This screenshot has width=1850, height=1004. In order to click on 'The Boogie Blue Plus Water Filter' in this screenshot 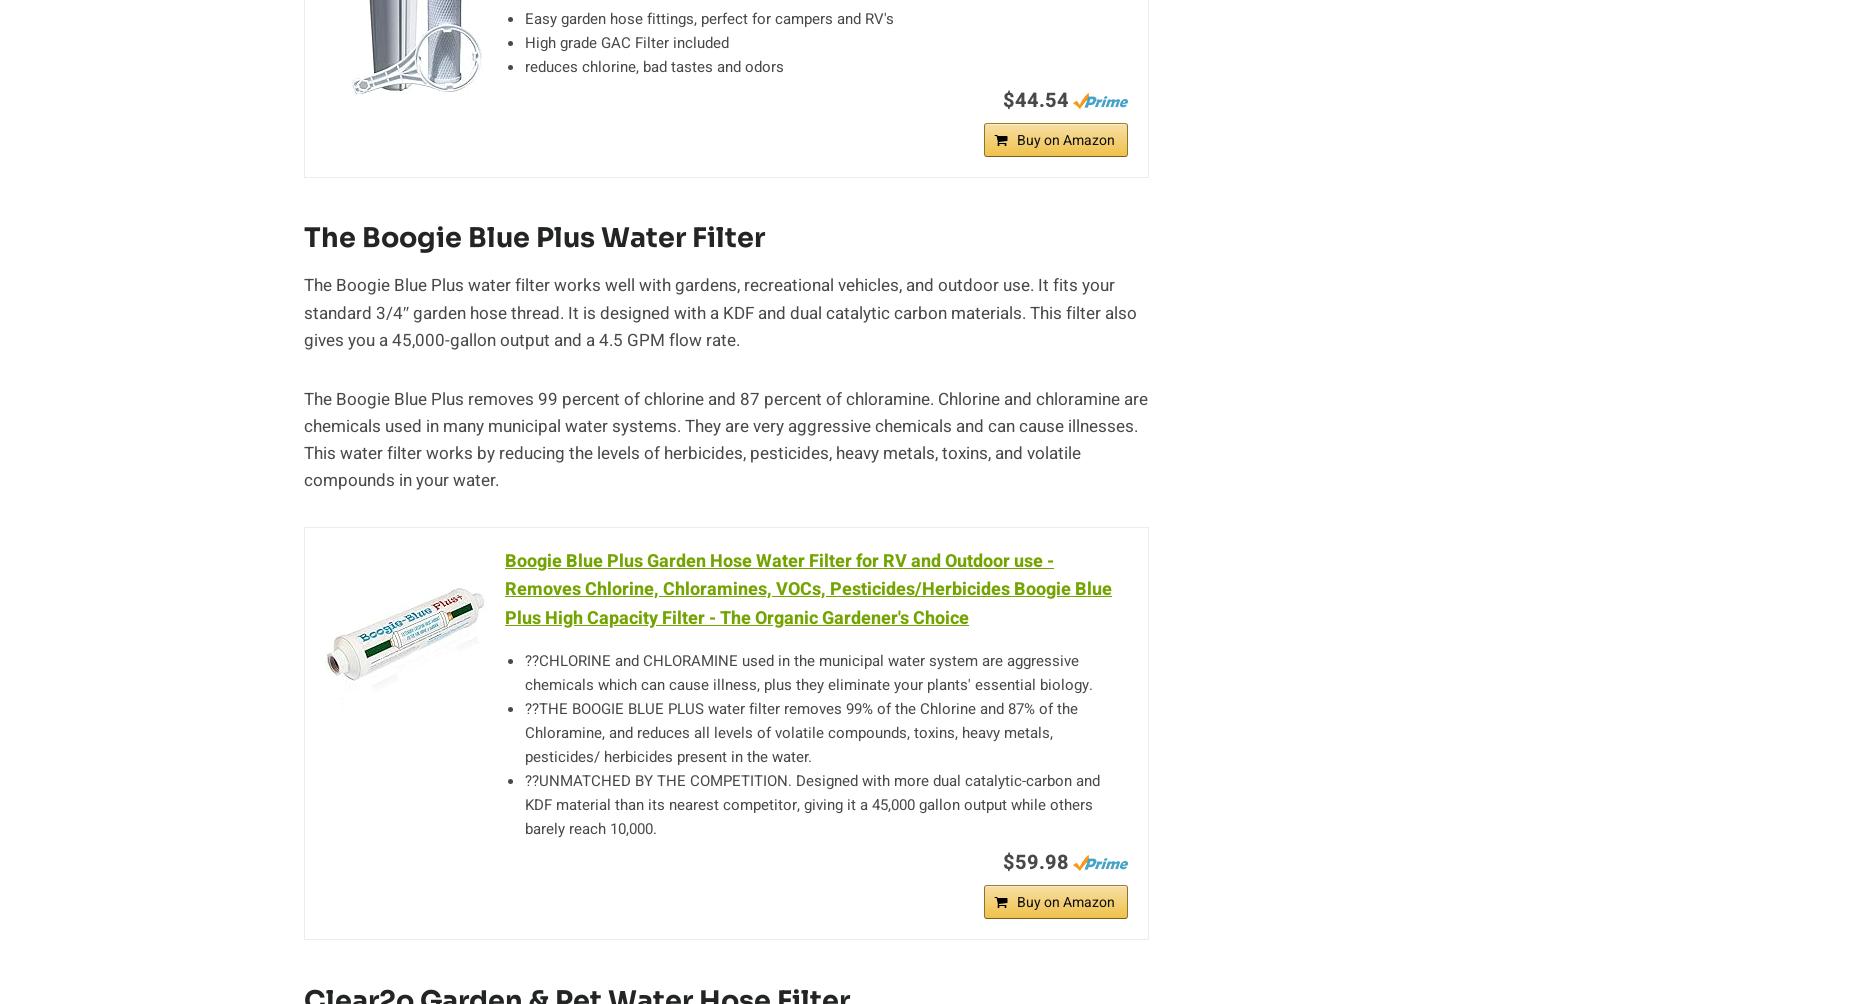, I will do `click(534, 237)`.